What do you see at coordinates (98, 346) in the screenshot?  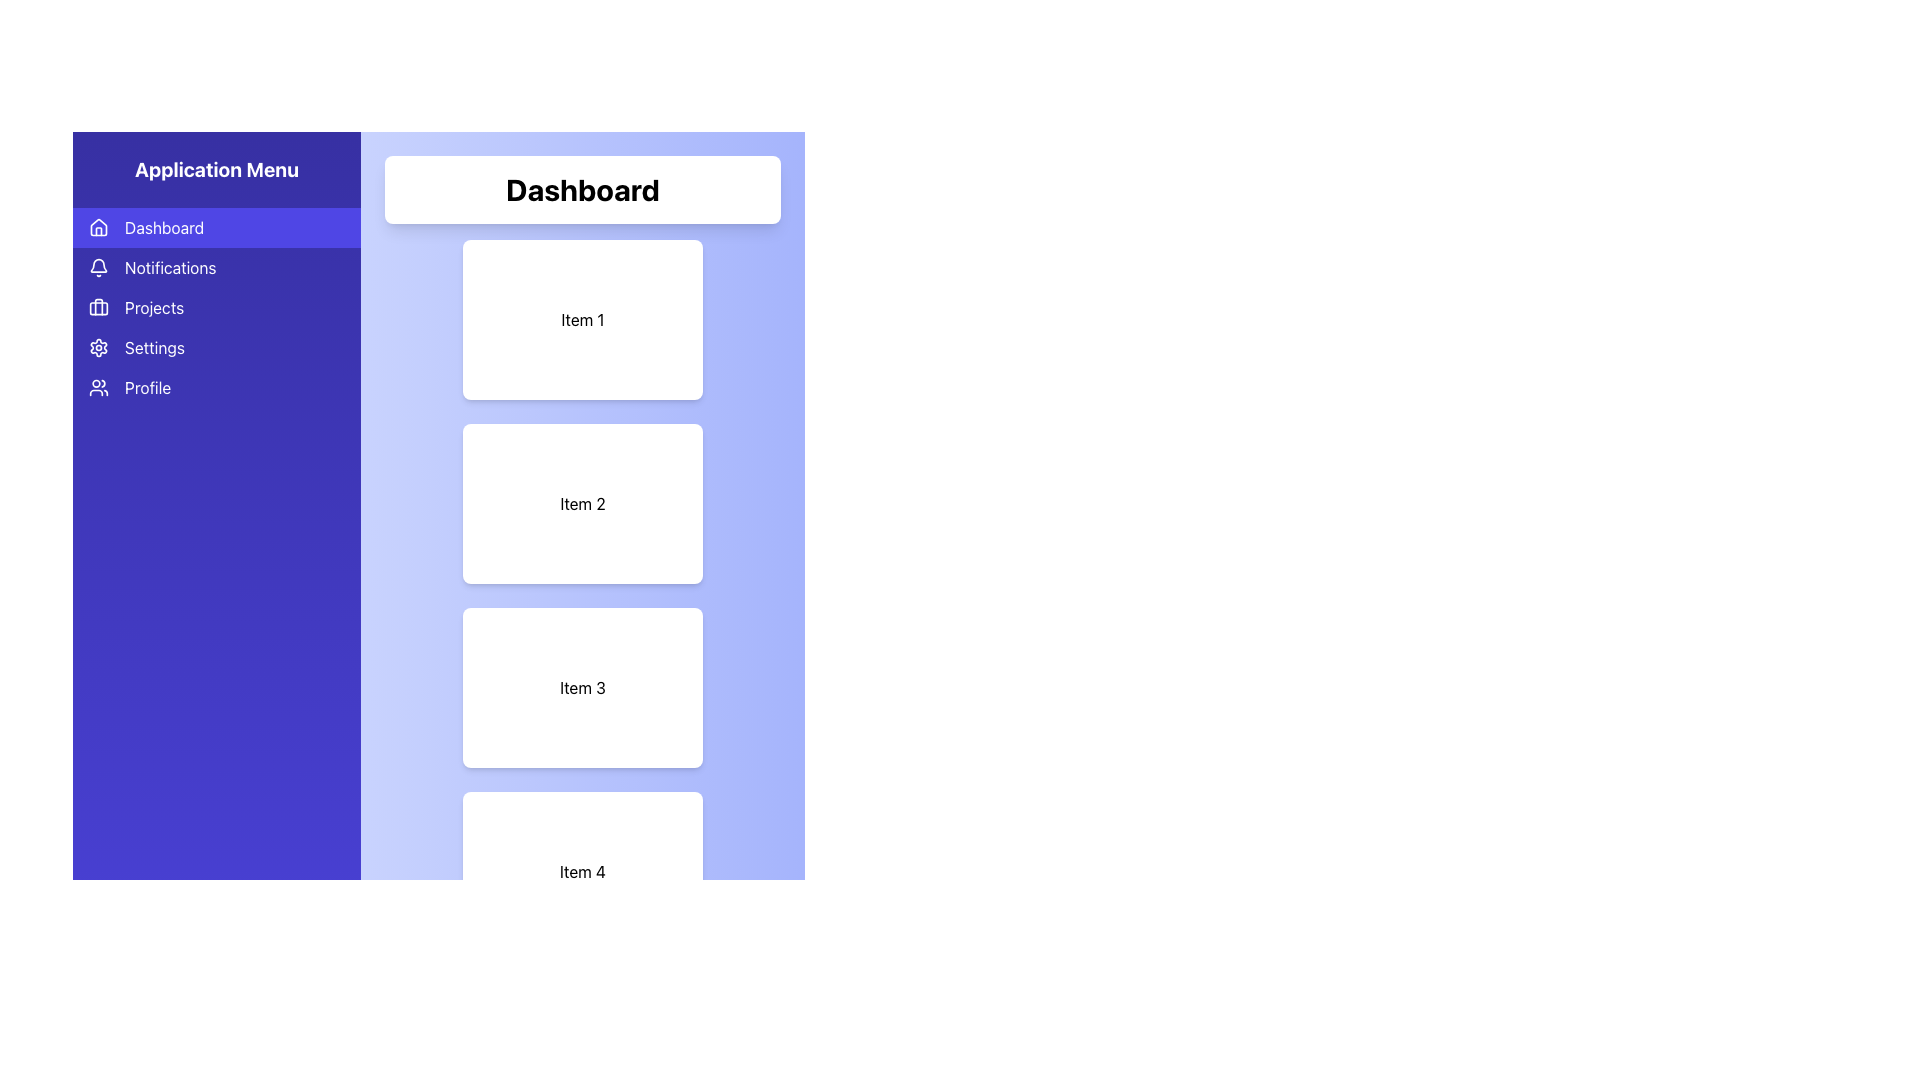 I see `the gear-like icon in the fourth row of the sidebar` at bounding box center [98, 346].